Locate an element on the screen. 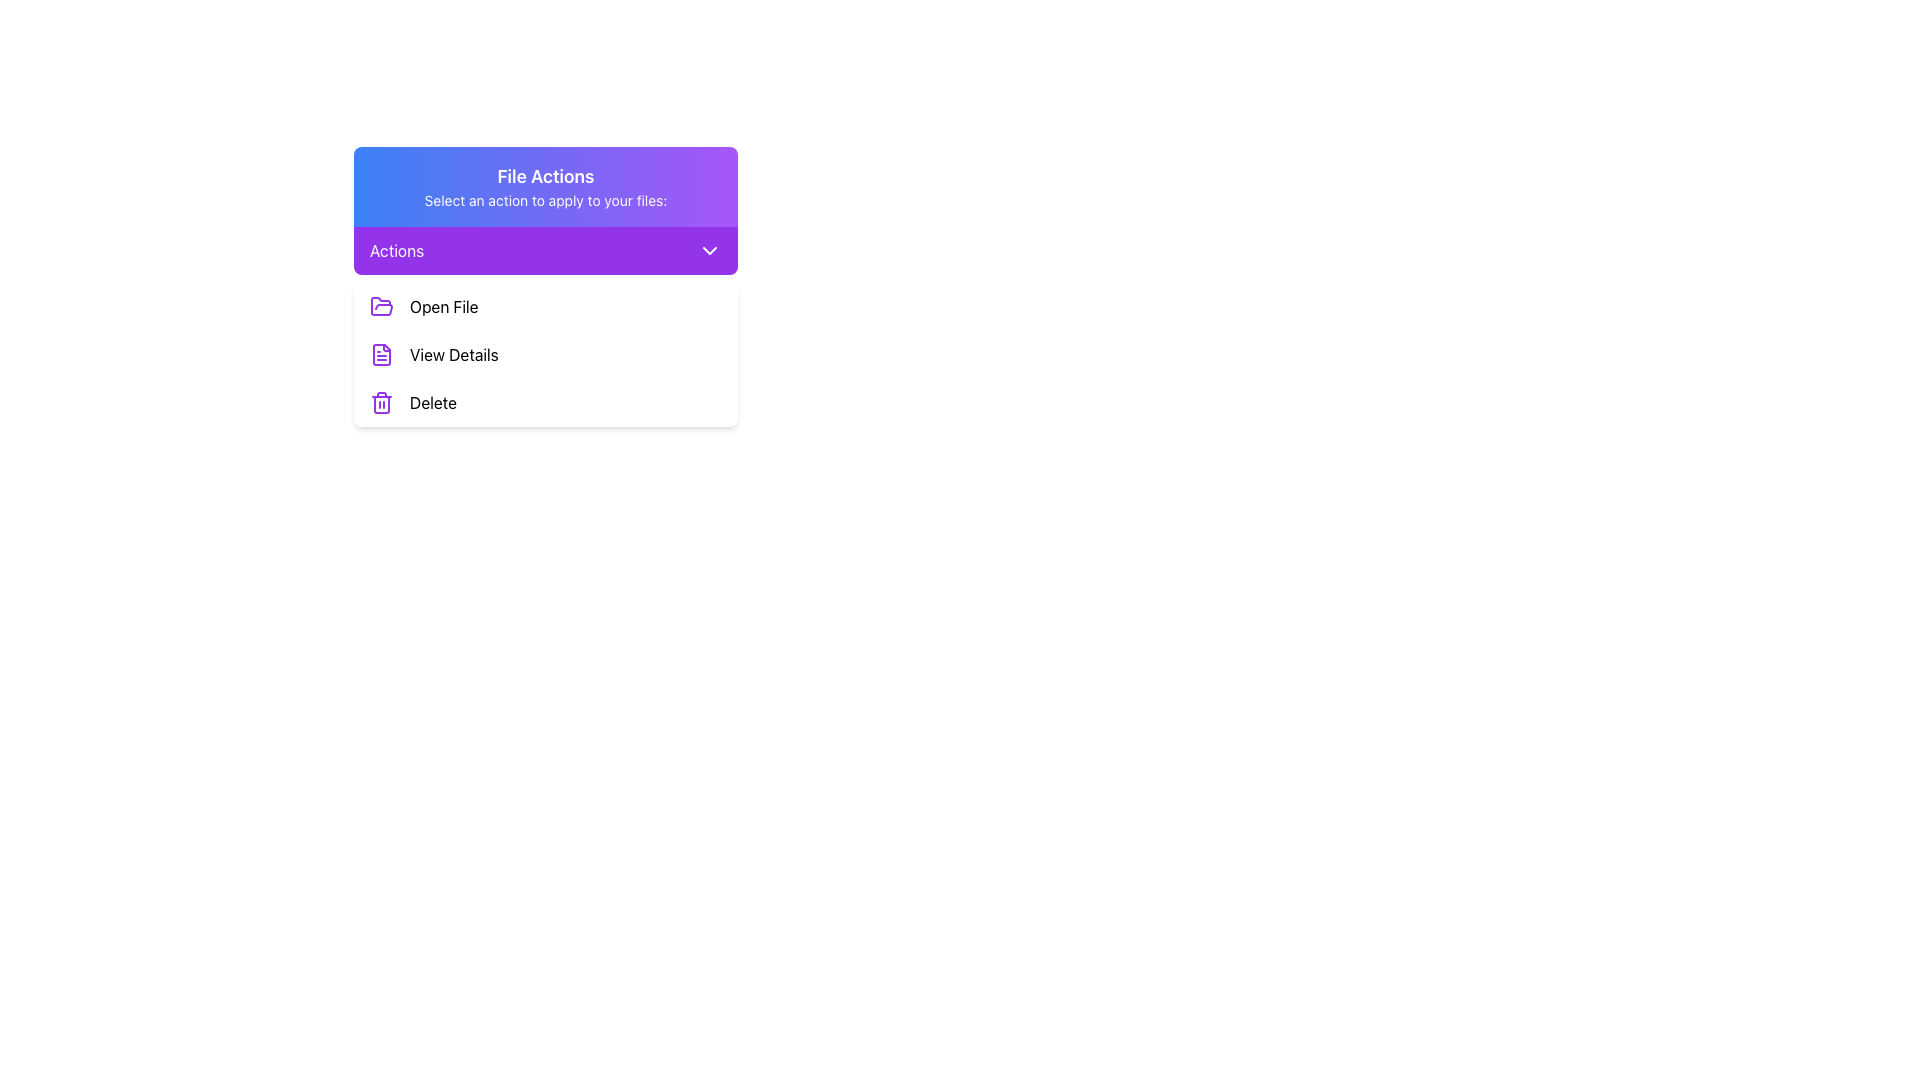  the first Button-like list item labeled 'Open File' in the vertical action menu is located at coordinates (546, 307).